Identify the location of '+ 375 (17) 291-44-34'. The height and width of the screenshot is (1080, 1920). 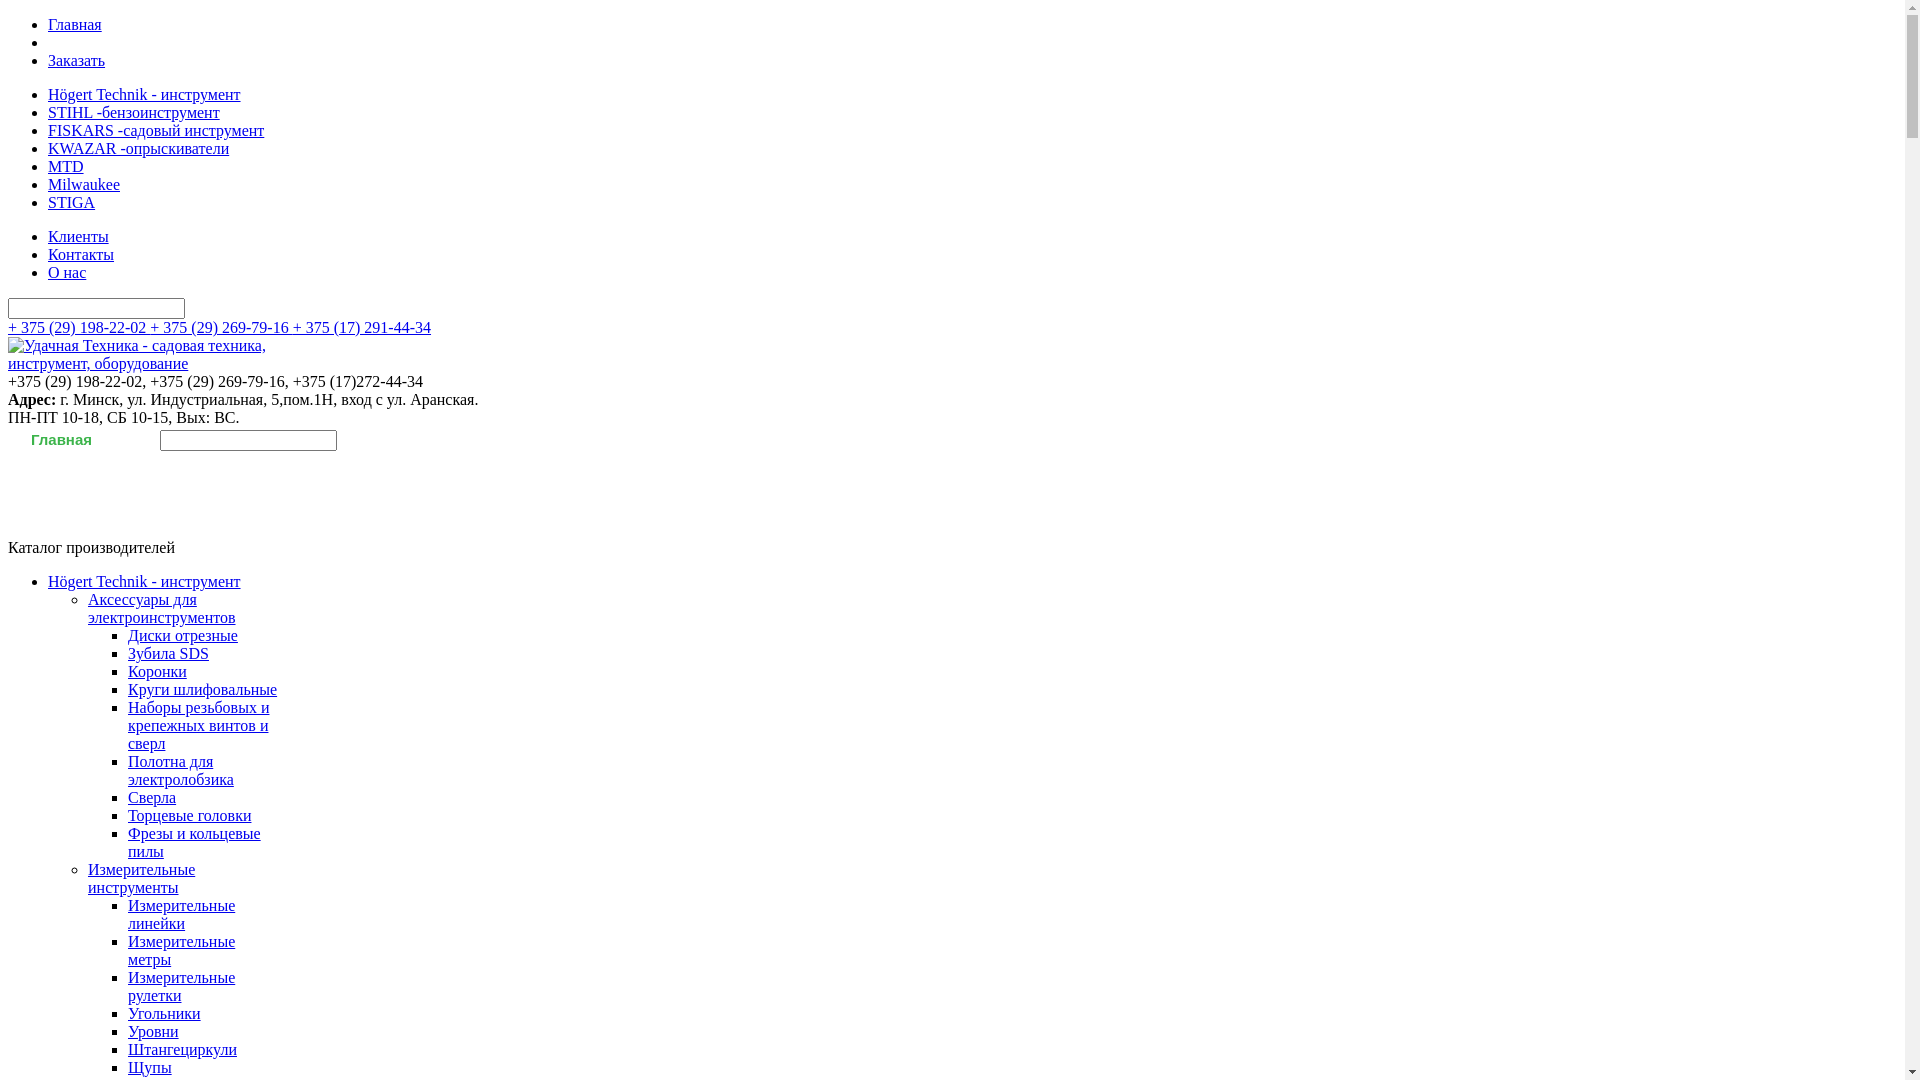
(361, 326).